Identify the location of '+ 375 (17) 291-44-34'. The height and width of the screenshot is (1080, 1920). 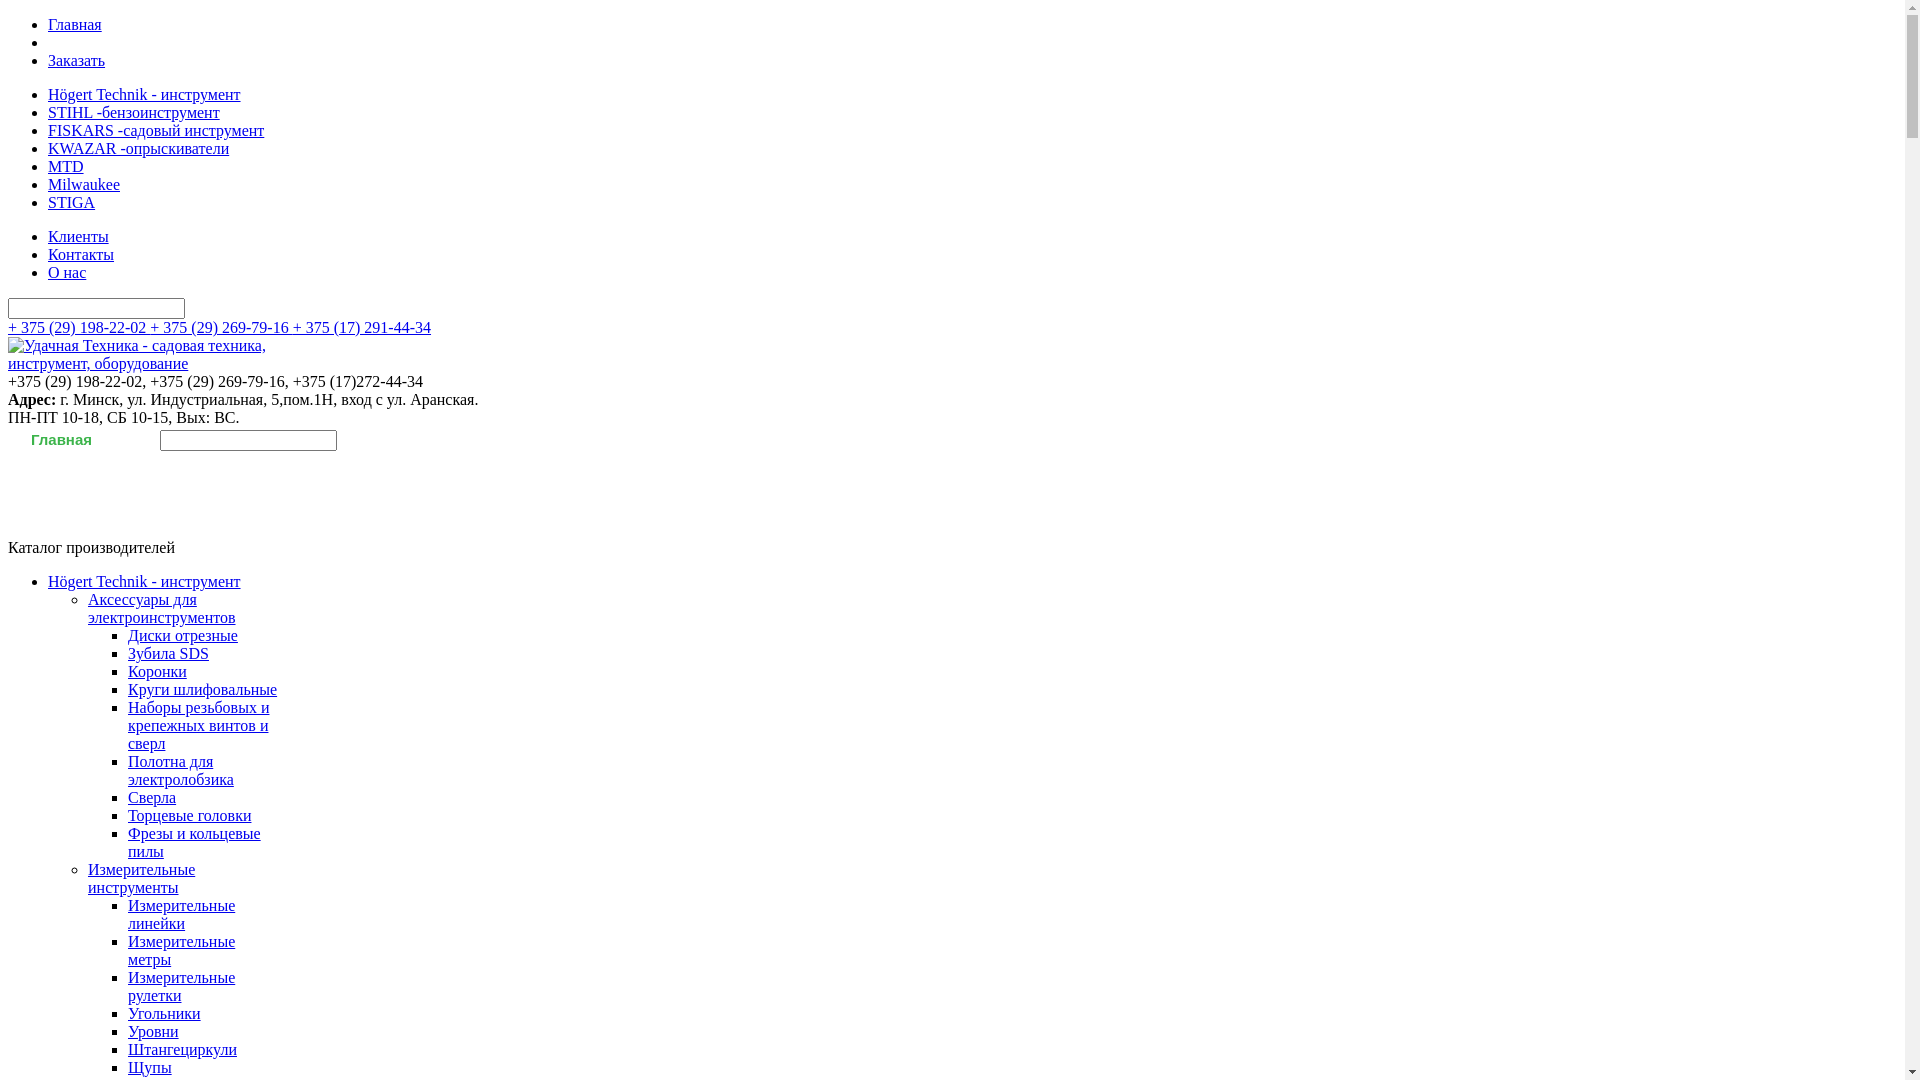
(361, 326).